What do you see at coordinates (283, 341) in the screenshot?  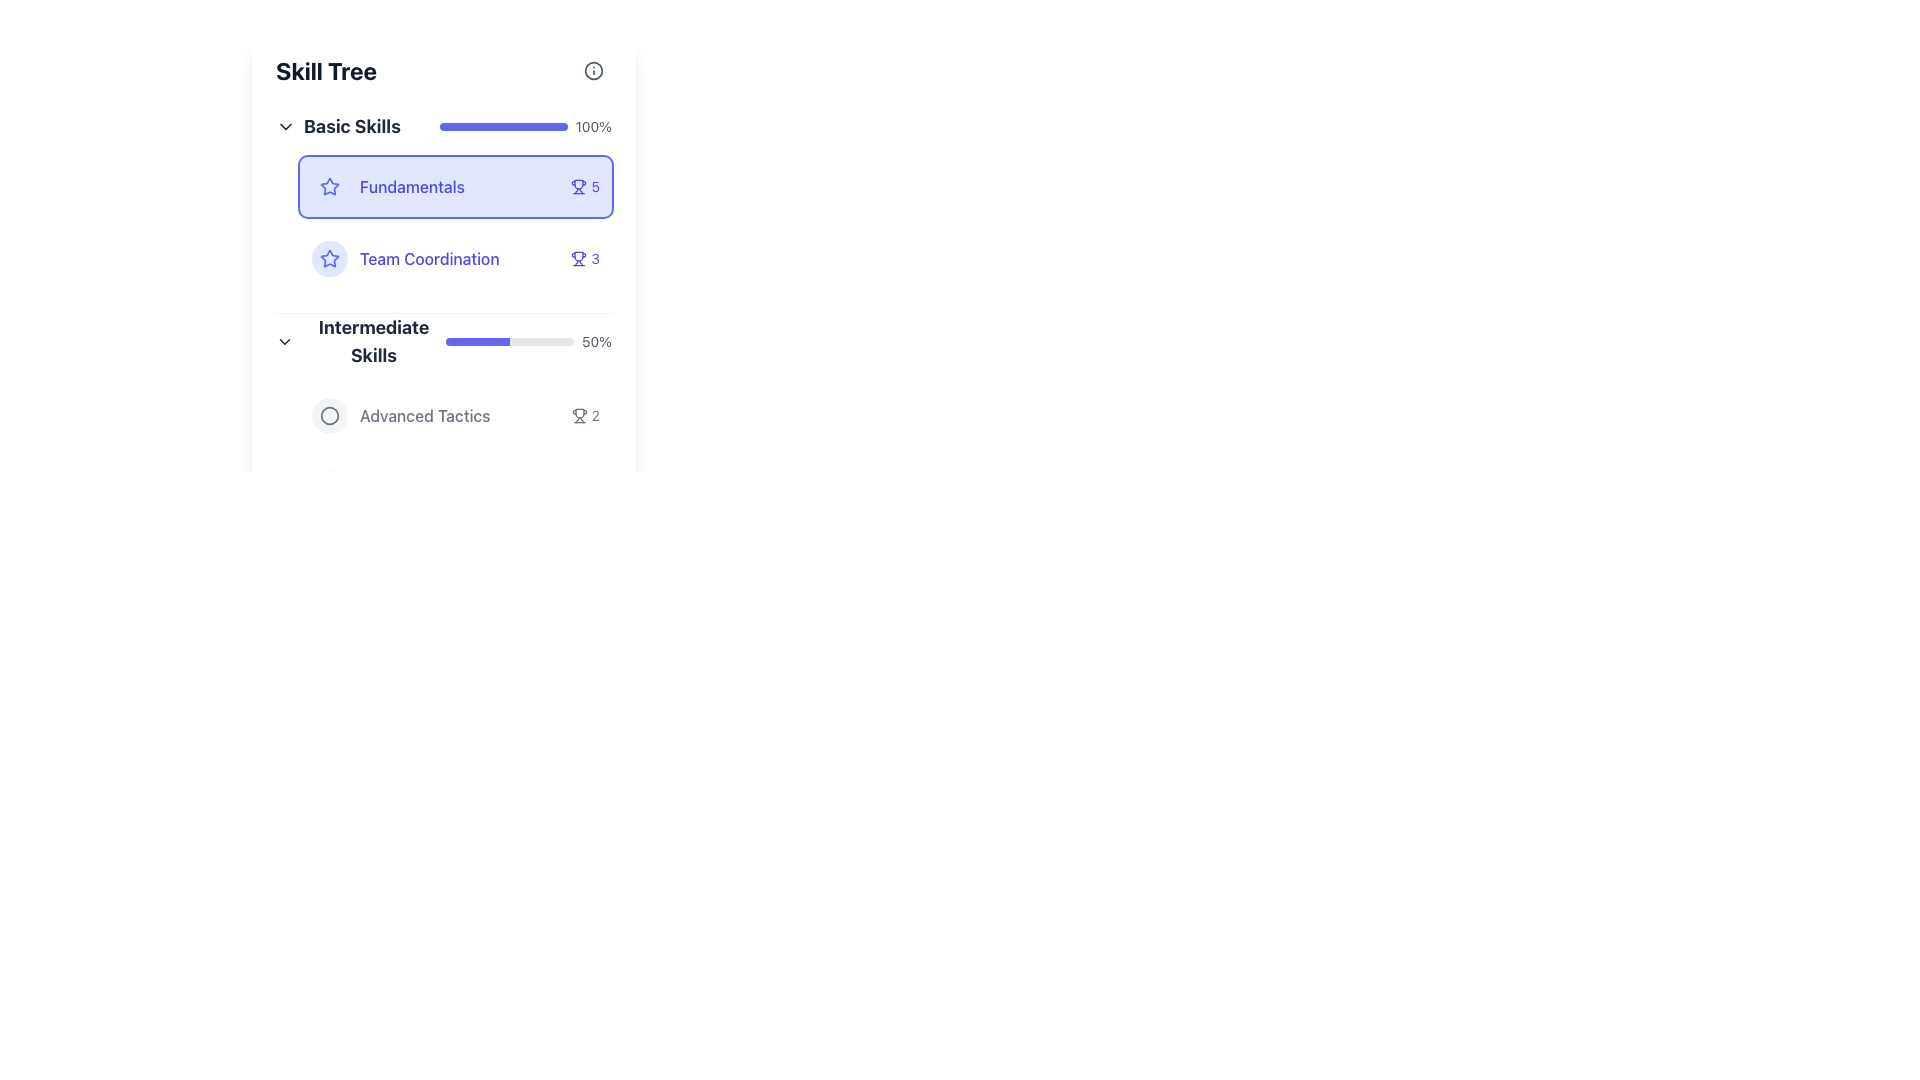 I see `the Chevron icon located to the left of the 'Intermediate Skills' text` at bounding box center [283, 341].